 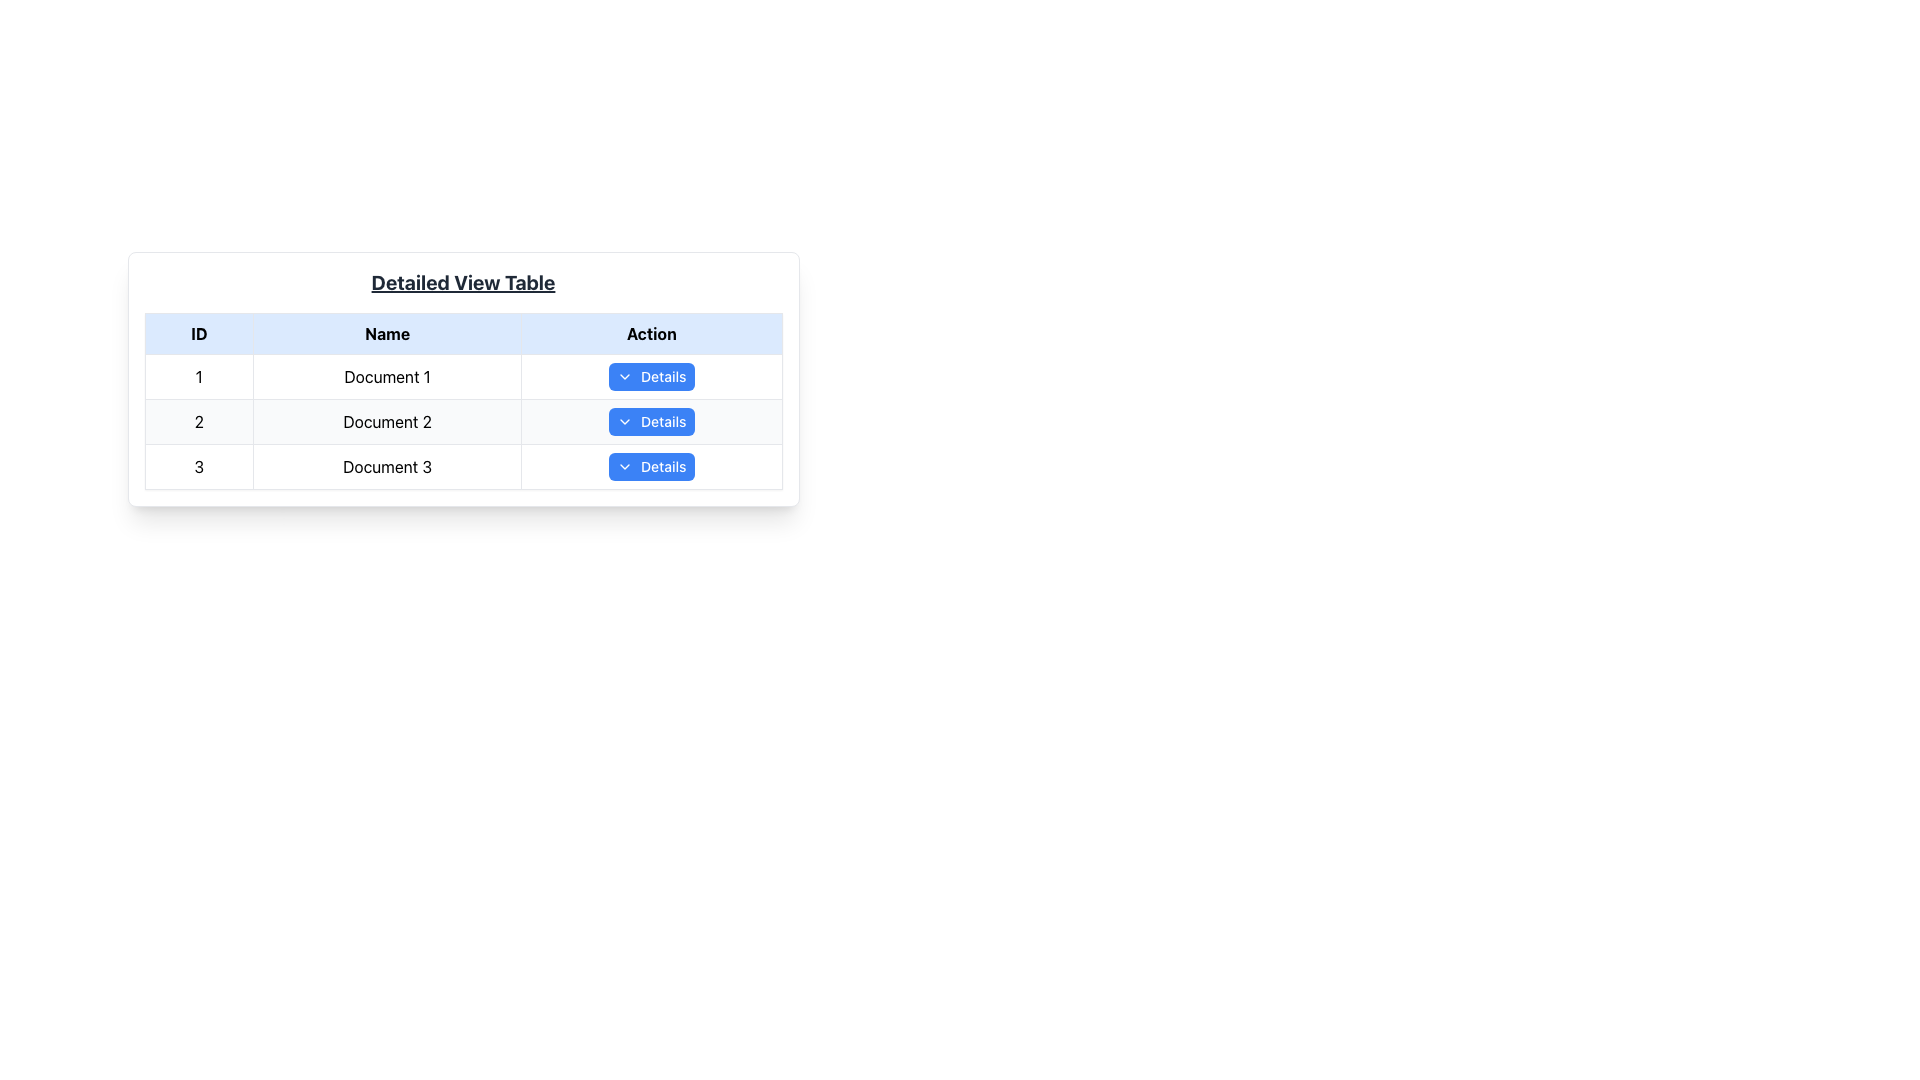 I want to click on the Table Header Cell labeled 'ID', which is a rectangular cell with bold black text on a light blue background, located at the top-left corner of the table, so click(x=199, y=333).